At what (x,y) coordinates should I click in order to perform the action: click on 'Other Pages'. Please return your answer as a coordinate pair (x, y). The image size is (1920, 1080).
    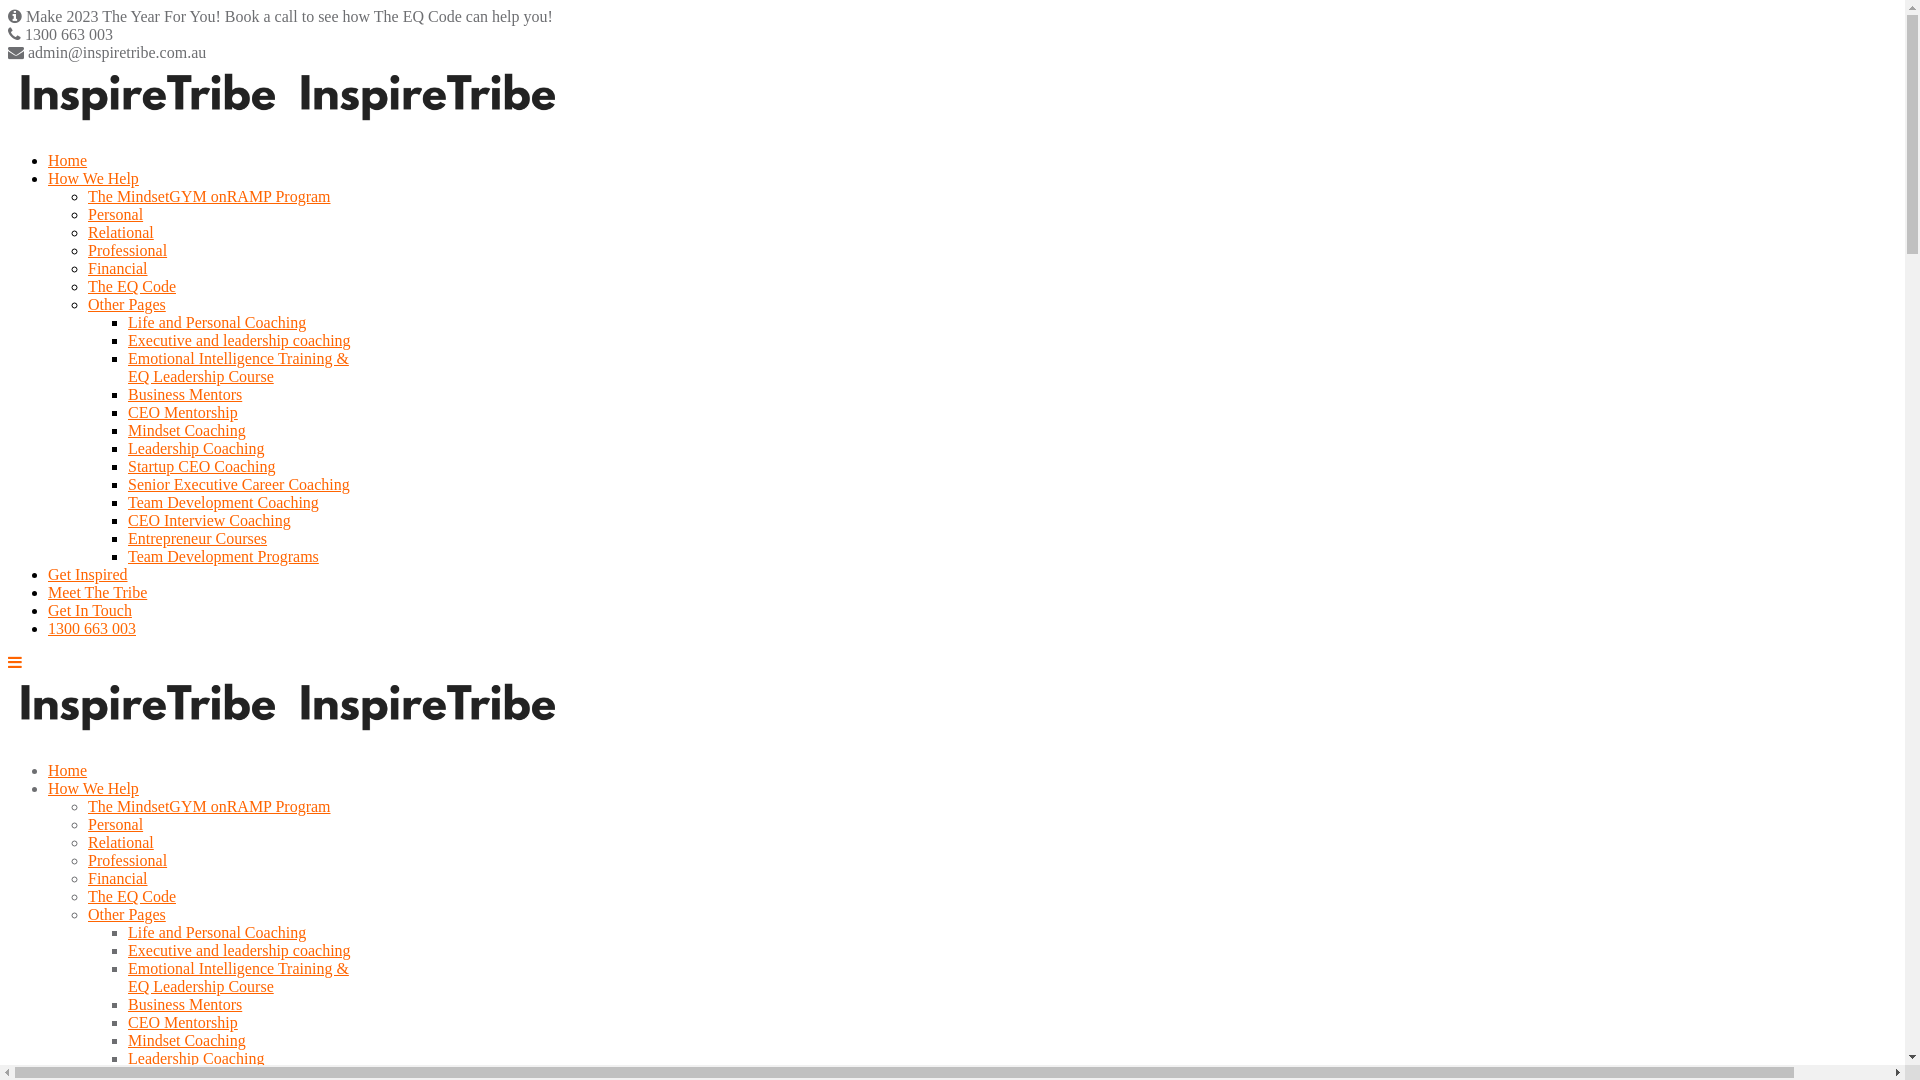
    Looking at the image, I should click on (125, 914).